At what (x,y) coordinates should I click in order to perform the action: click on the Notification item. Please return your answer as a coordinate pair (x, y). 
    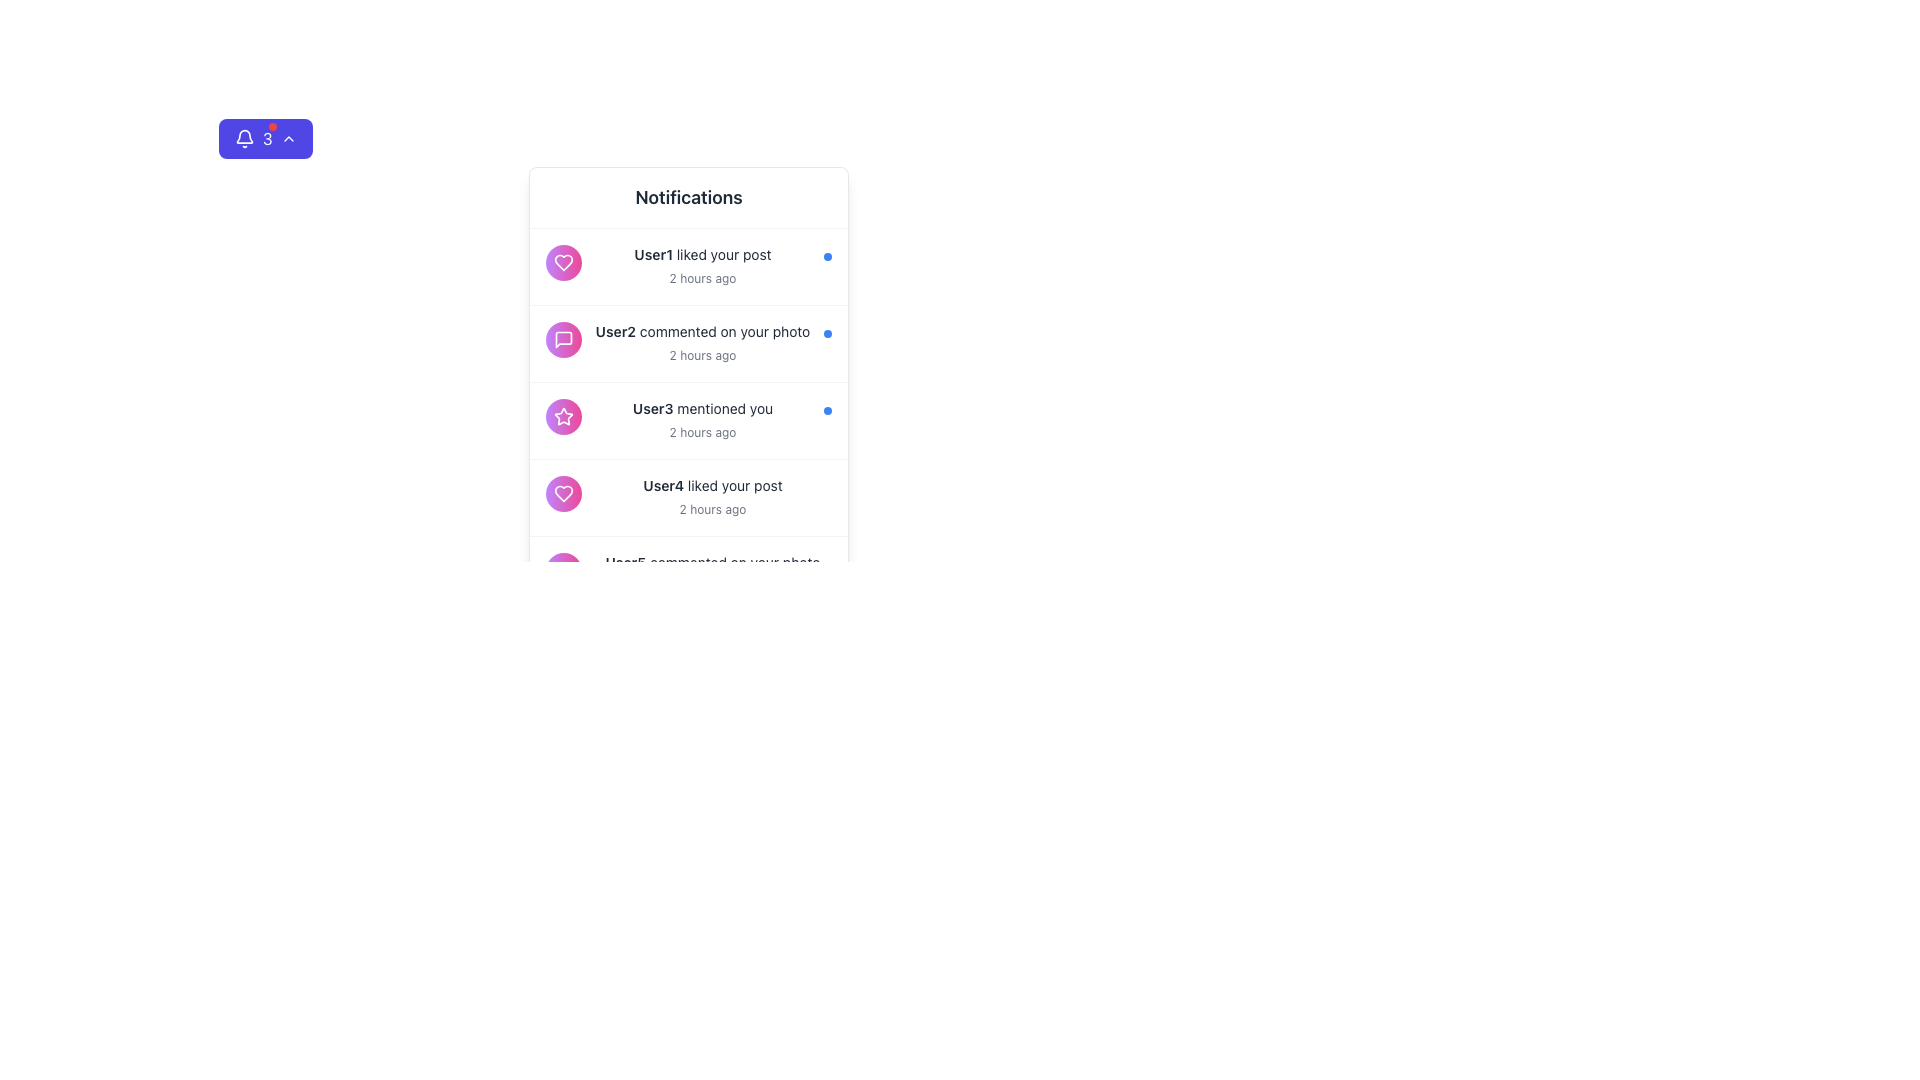
    Looking at the image, I should click on (689, 419).